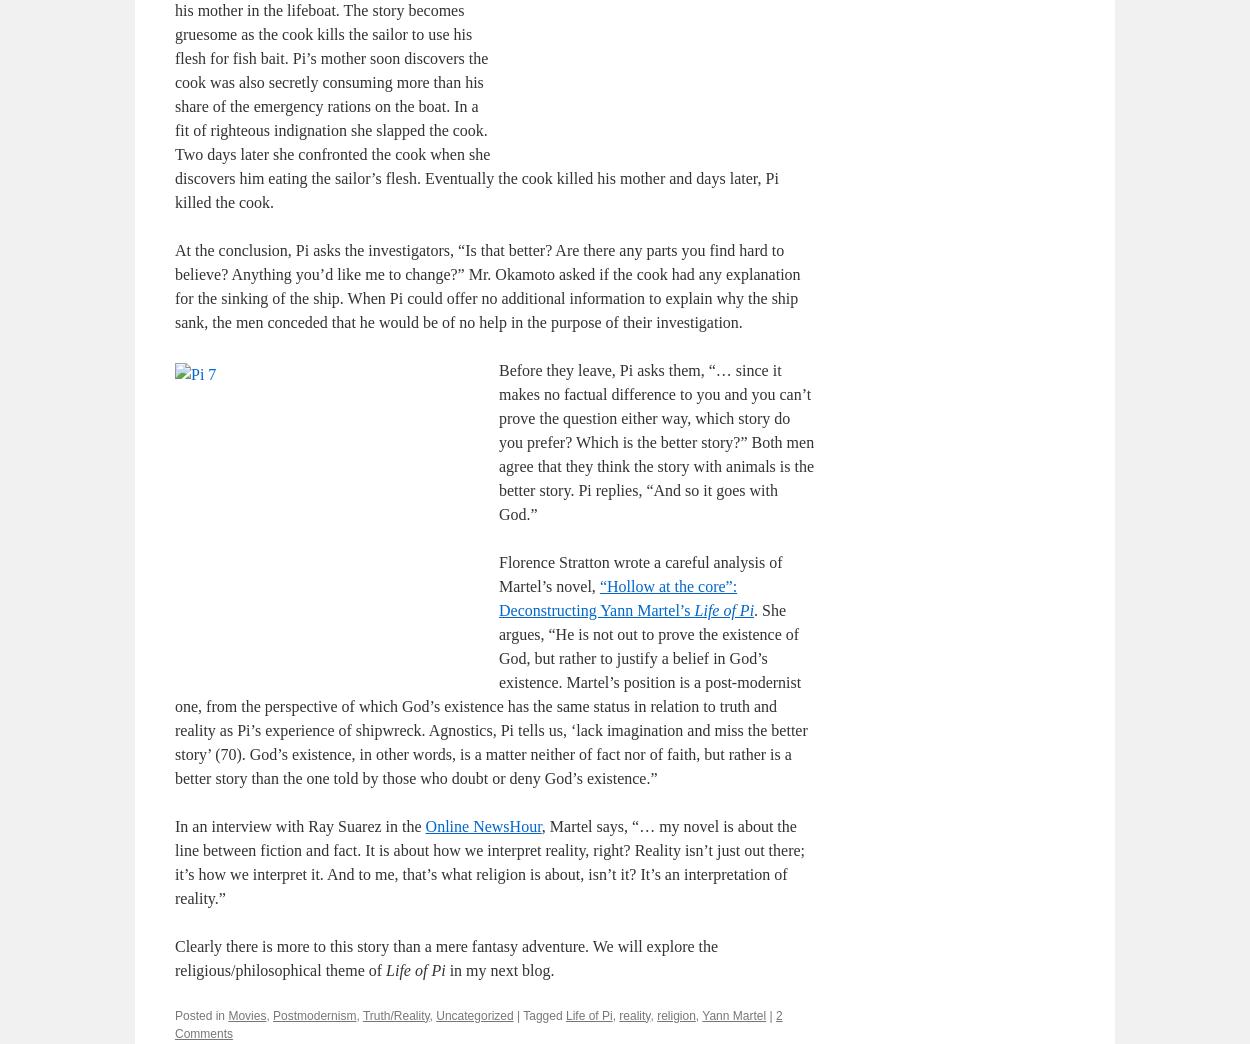 The image size is (1250, 1044). What do you see at coordinates (733, 1014) in the screenshot?
I see `'Yann Martel'` at bounding box center [733, 1014].